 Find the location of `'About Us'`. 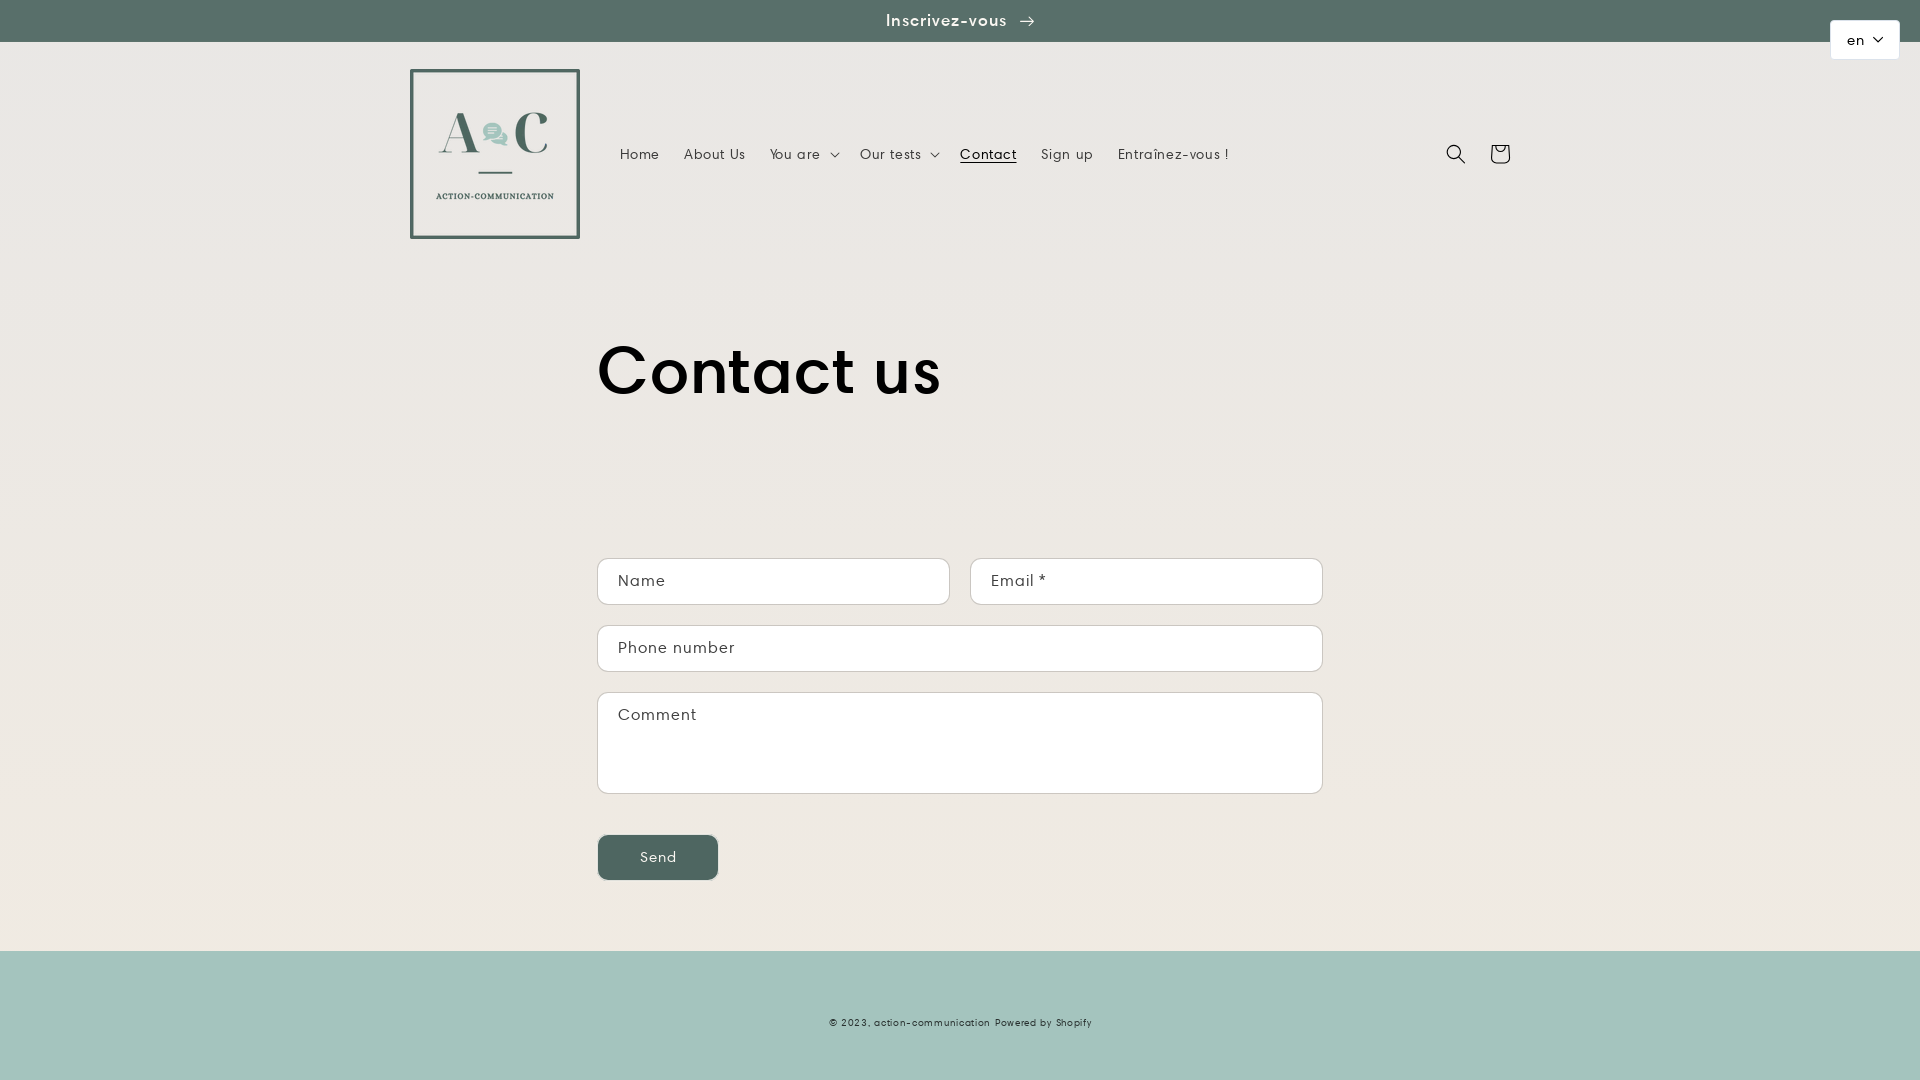

'About Us' is located at coordinates (715, 153).